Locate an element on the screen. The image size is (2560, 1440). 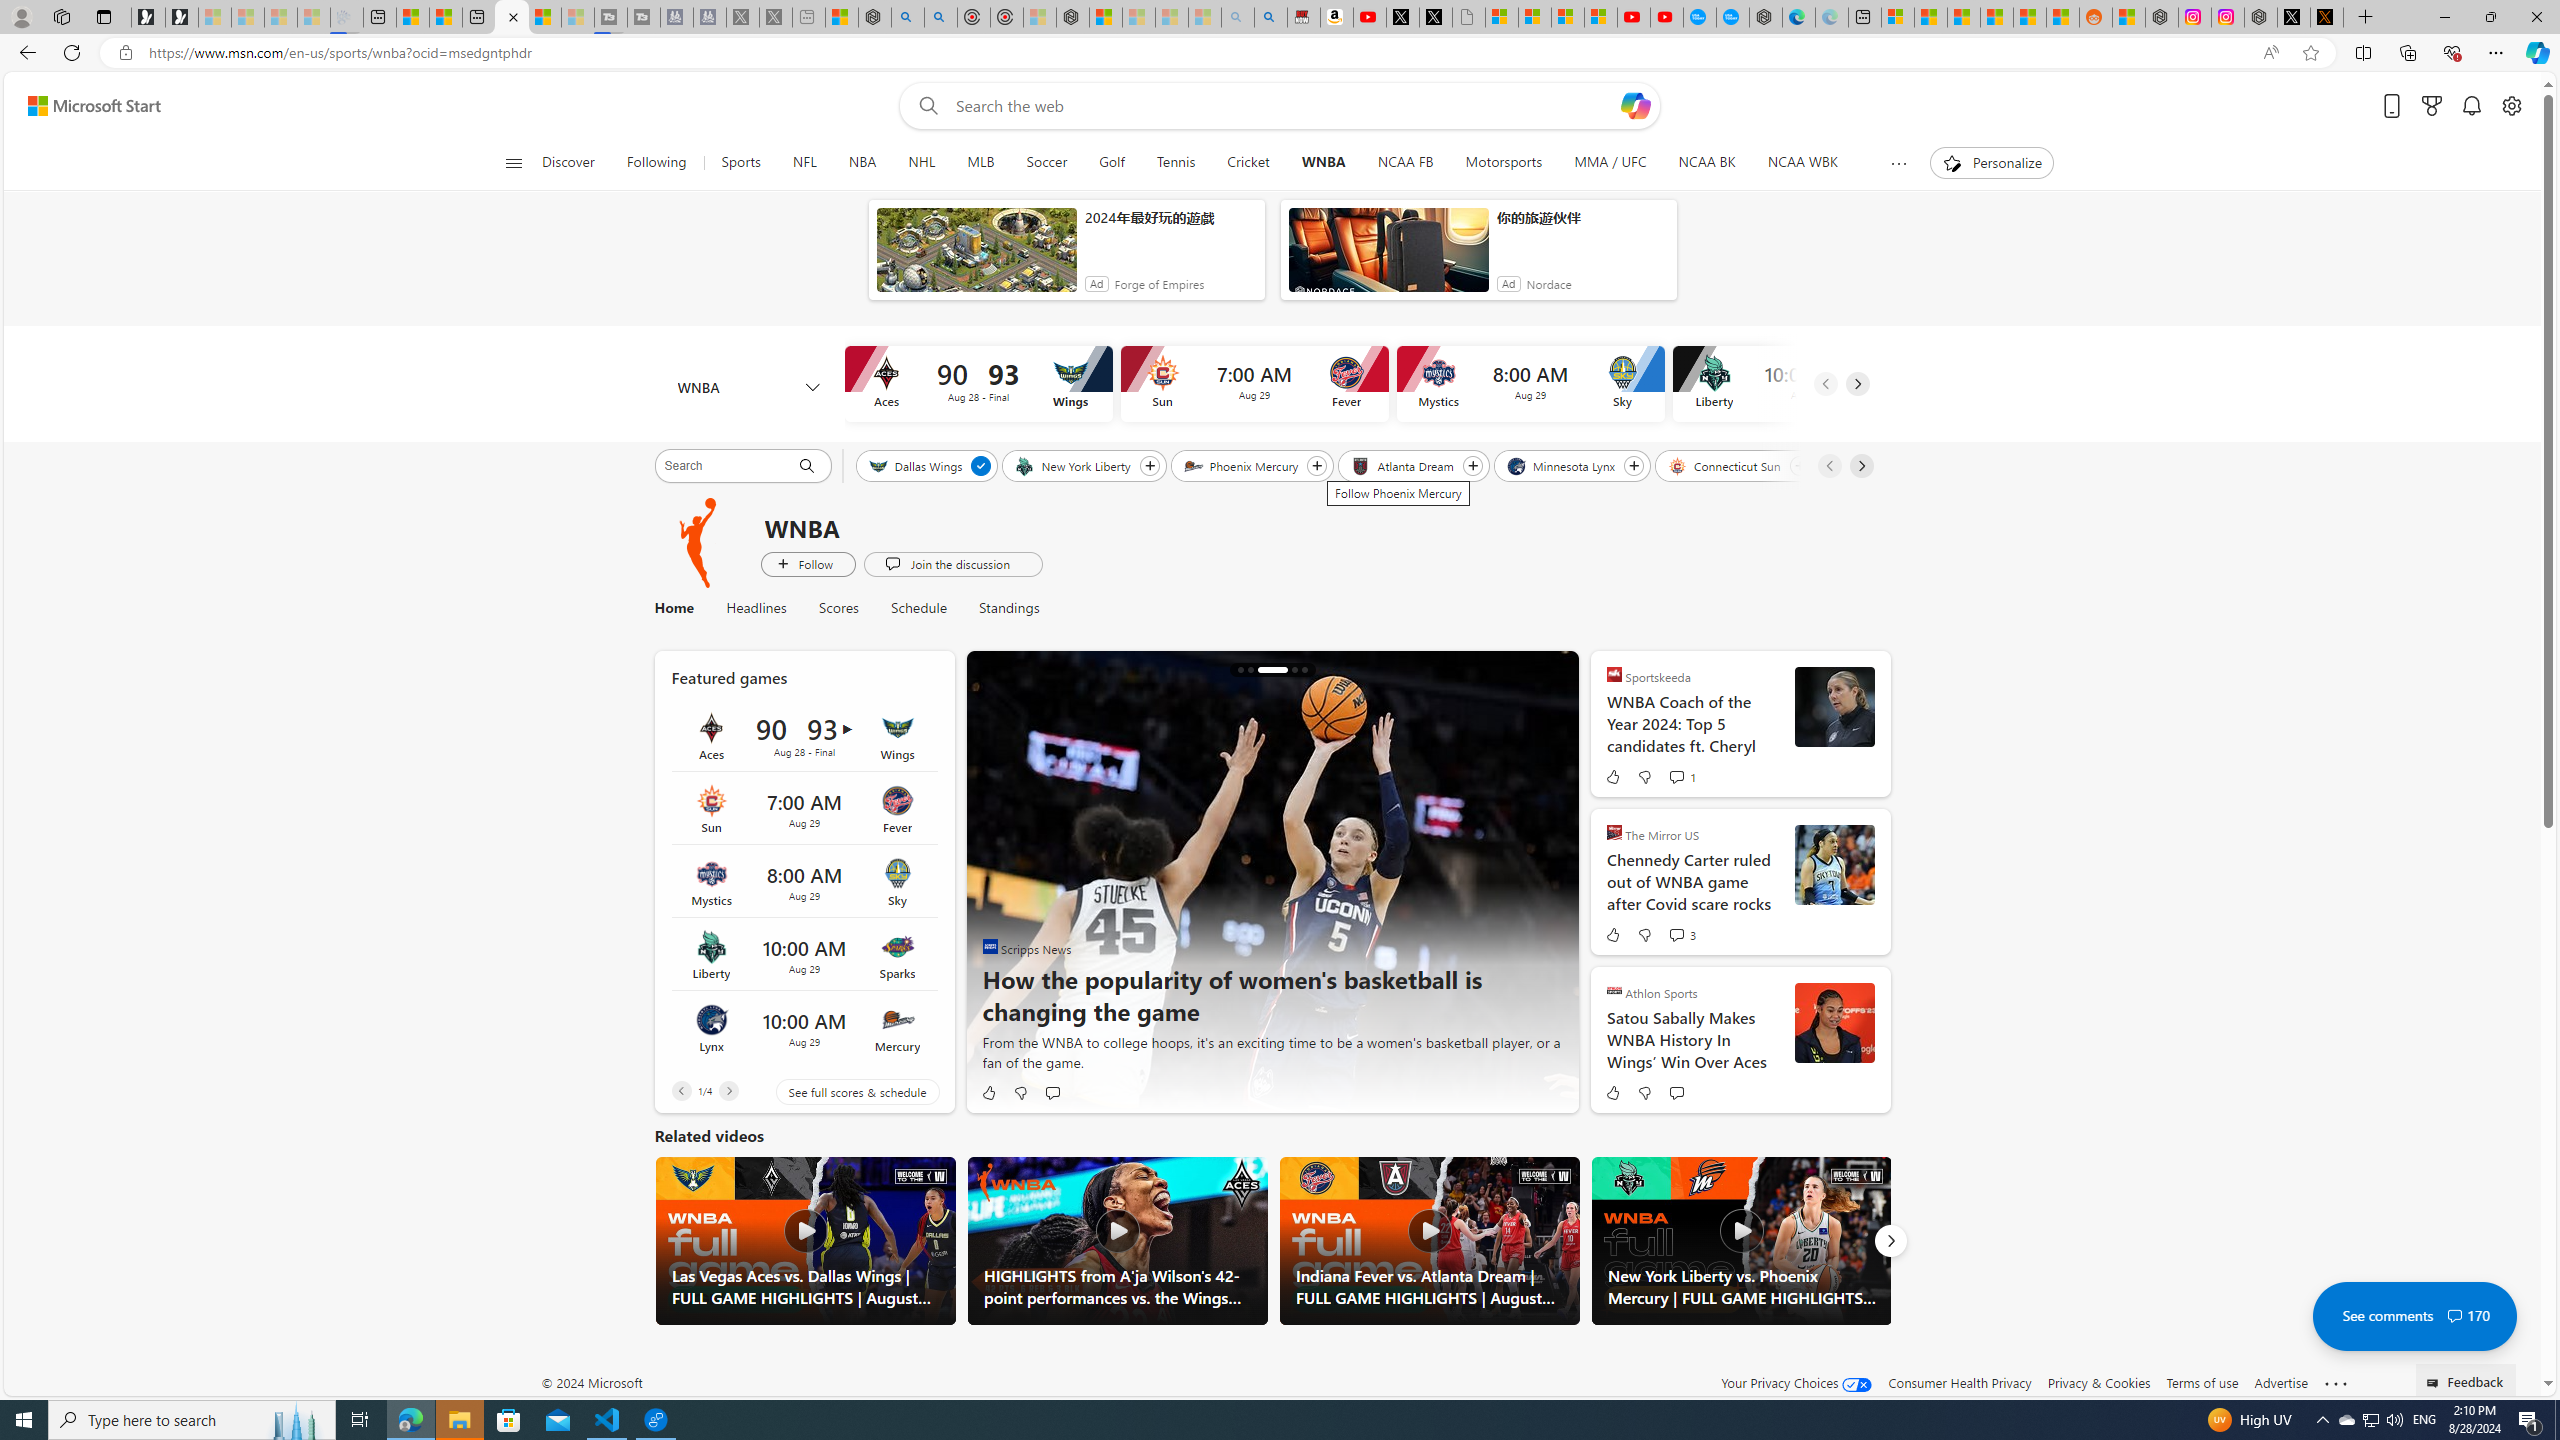
'Web search' is located at coordinates (925, 106).